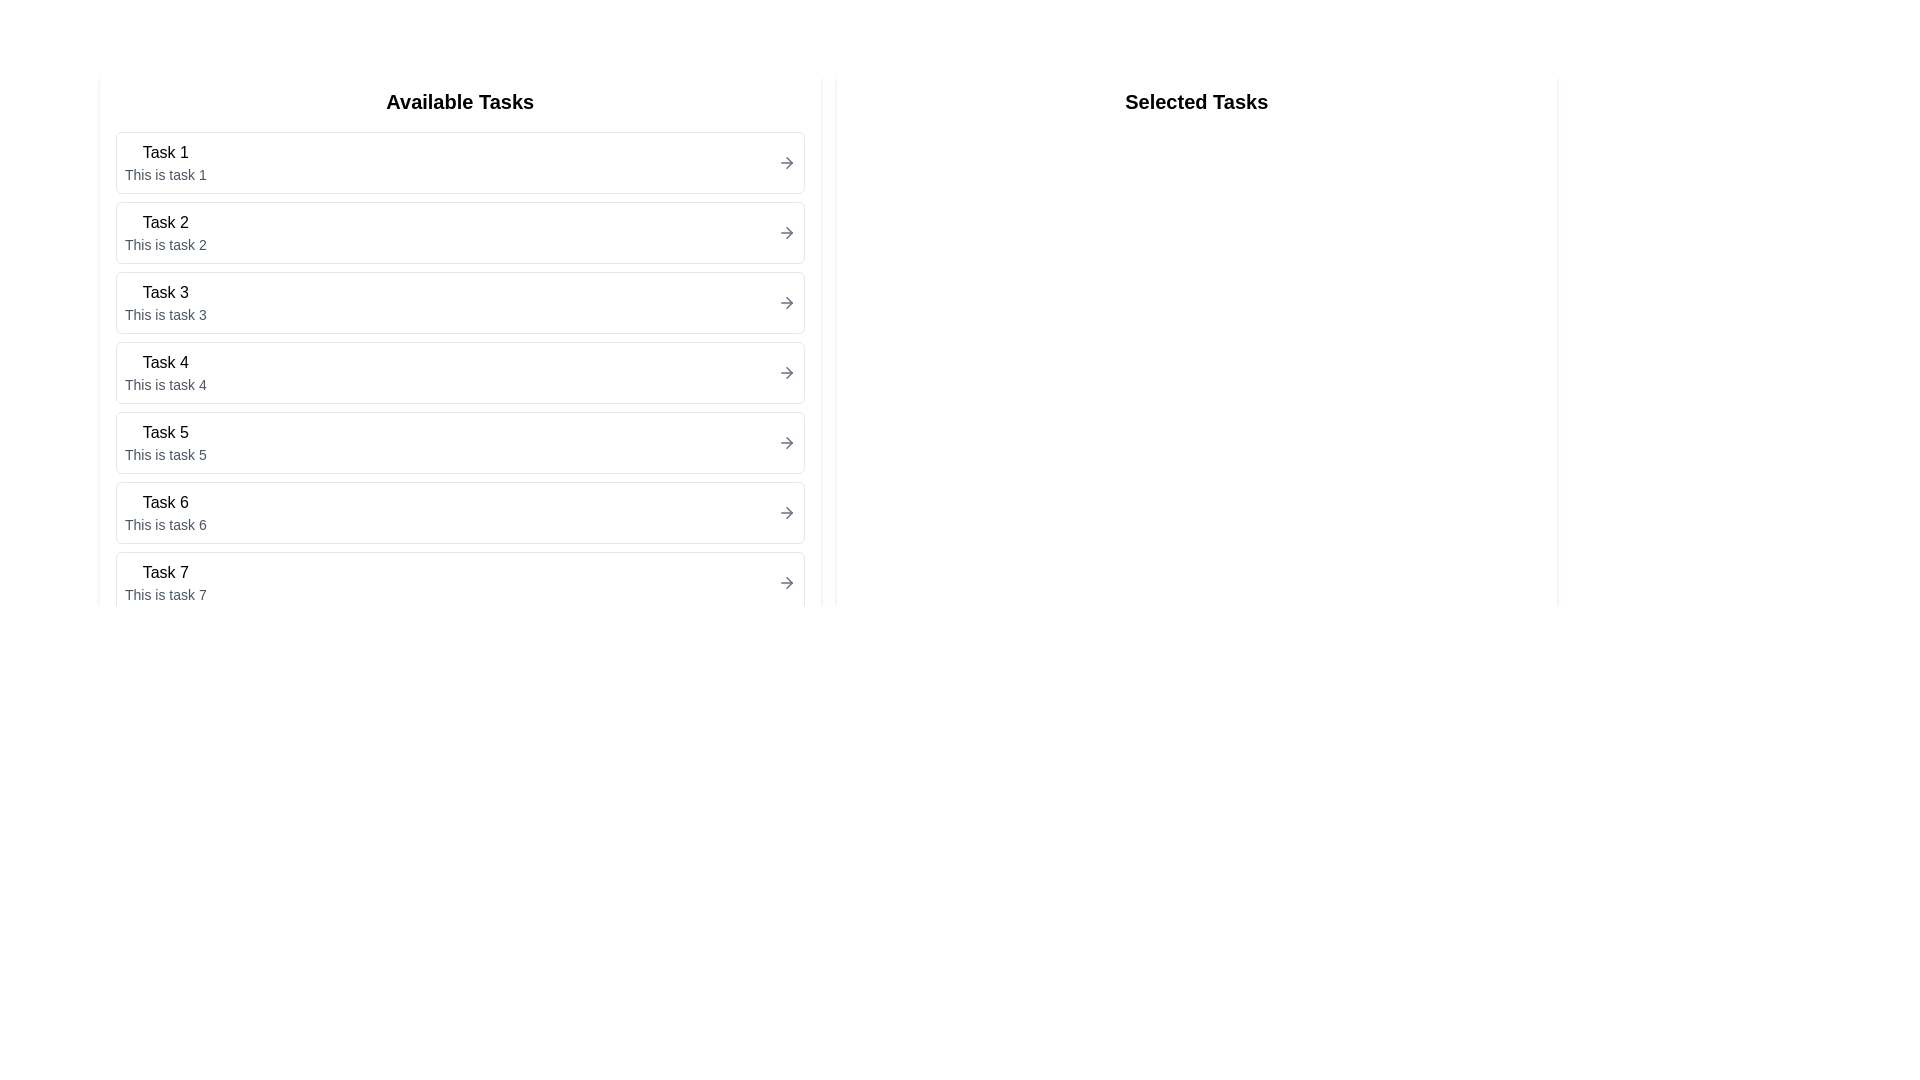 This screenshot has width=1920, height=1080. What do you see at coordinates (785, 373) in the screenshot?
I see `the forward navigation icon (Arrow) located in the row labelled 'Task 4' of the 'Available Tasks' list` at bounding box center [785, 373].